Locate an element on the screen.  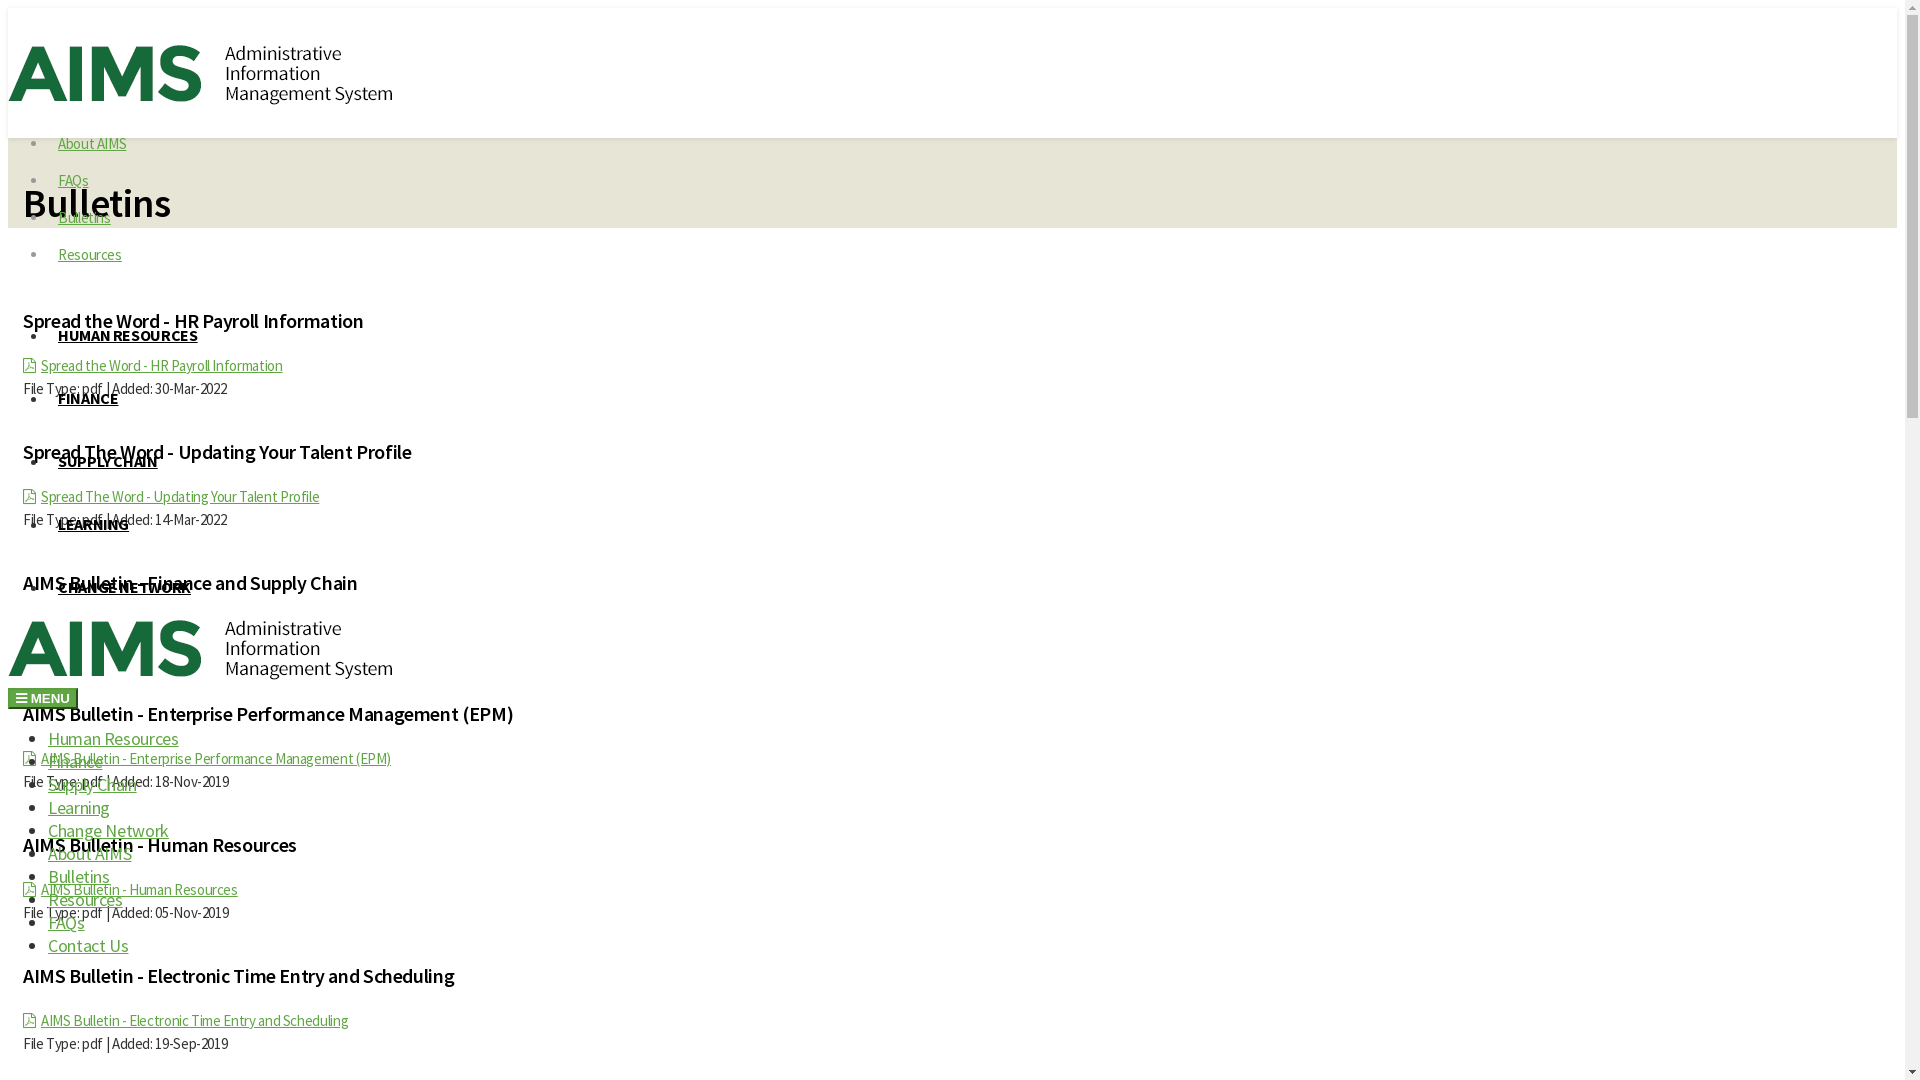
'SUPPLY CHAIN' is located at coordinates (106, 461).